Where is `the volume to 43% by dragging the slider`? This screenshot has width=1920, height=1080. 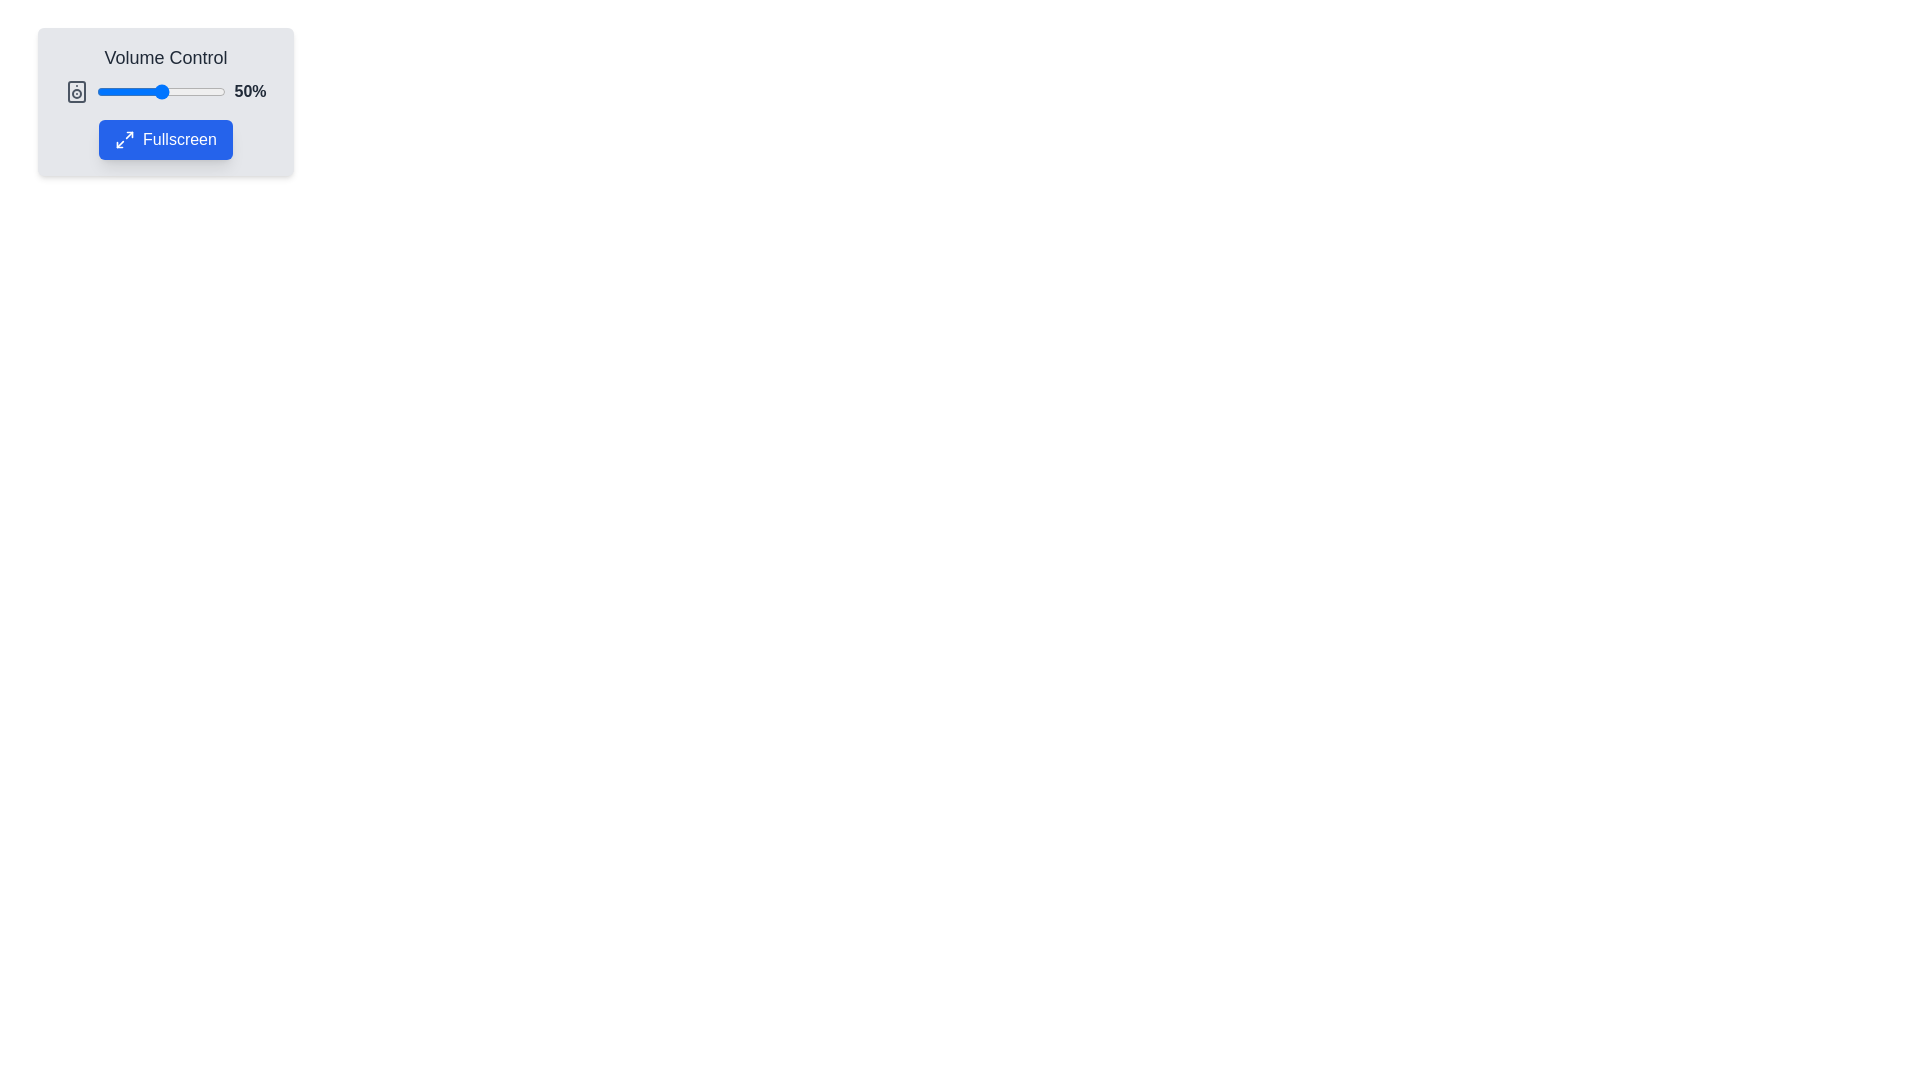 the volume to 43% by dragging the slider is located at coordinates (152, 92).